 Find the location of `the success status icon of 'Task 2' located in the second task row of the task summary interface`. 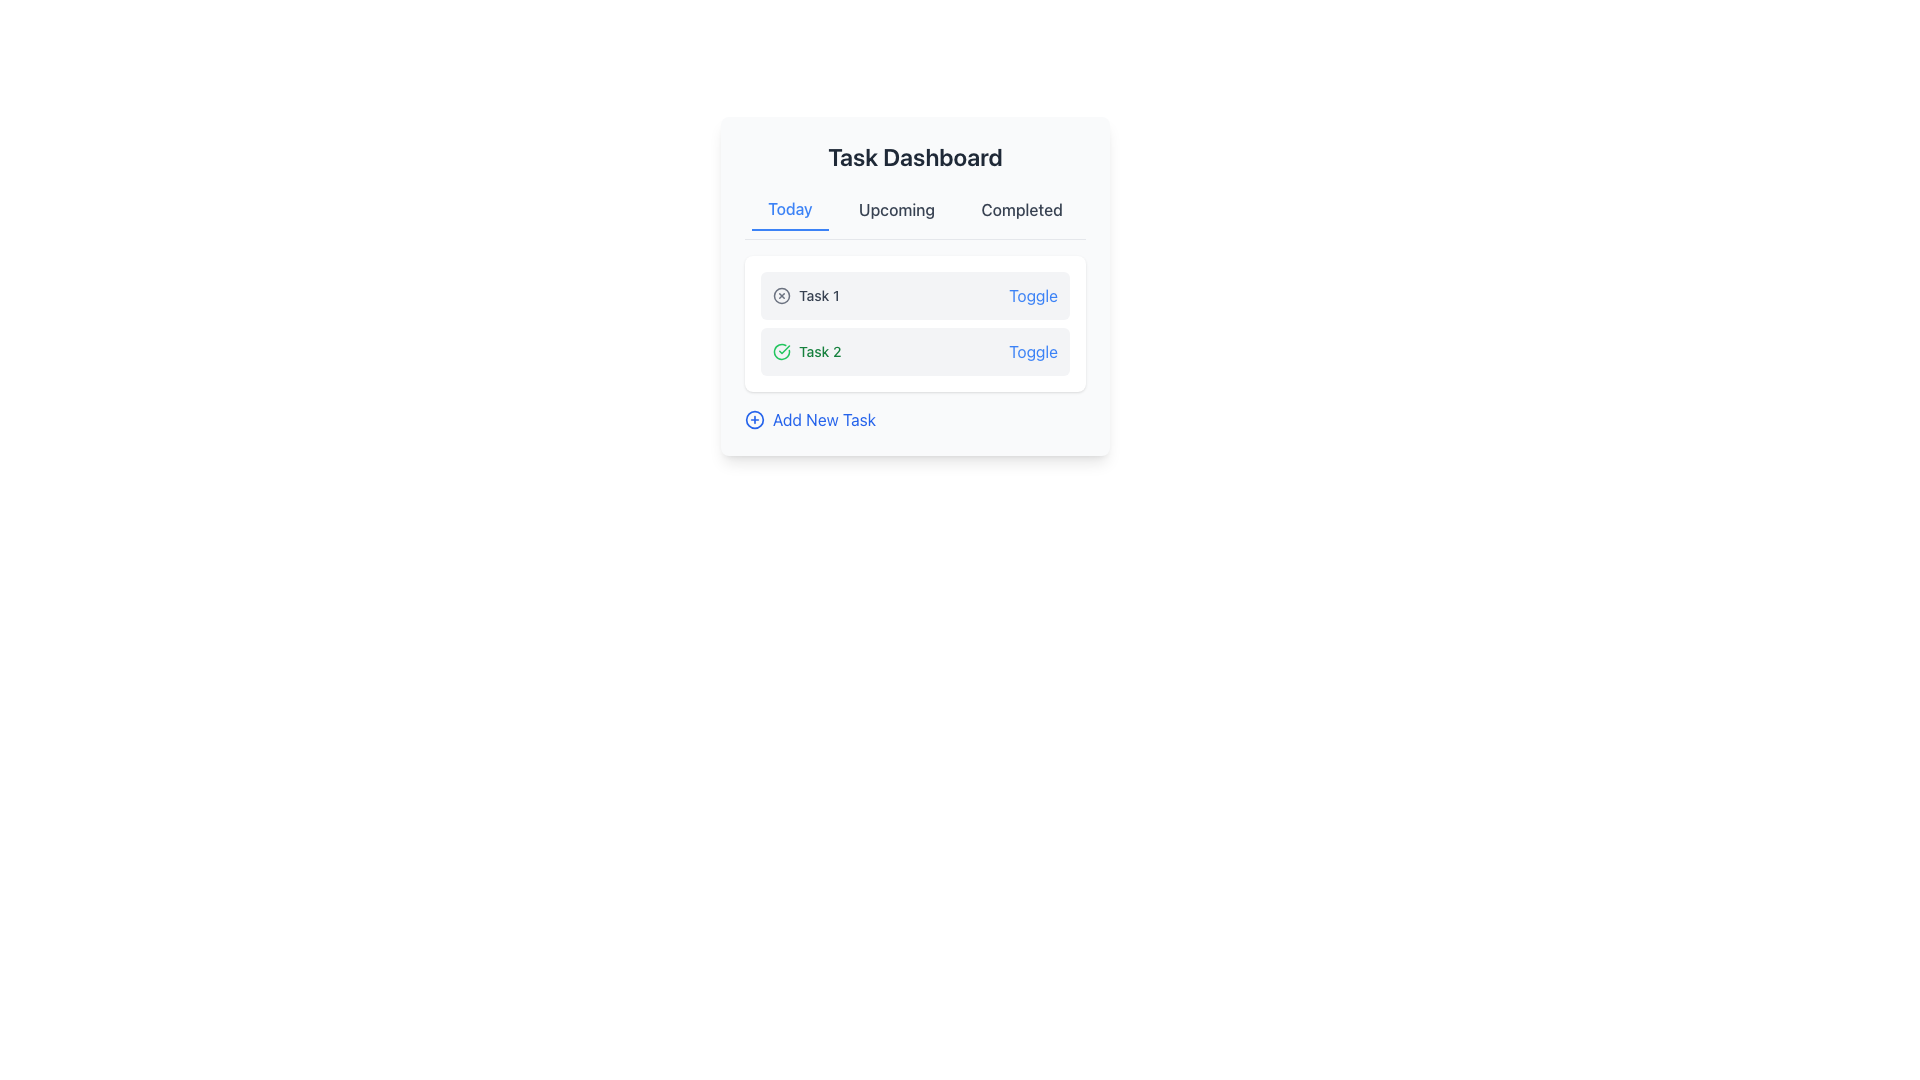

the success status icon of 'Task 2' located in the second task row of the task summary interface is located at coordinates (781, 350).